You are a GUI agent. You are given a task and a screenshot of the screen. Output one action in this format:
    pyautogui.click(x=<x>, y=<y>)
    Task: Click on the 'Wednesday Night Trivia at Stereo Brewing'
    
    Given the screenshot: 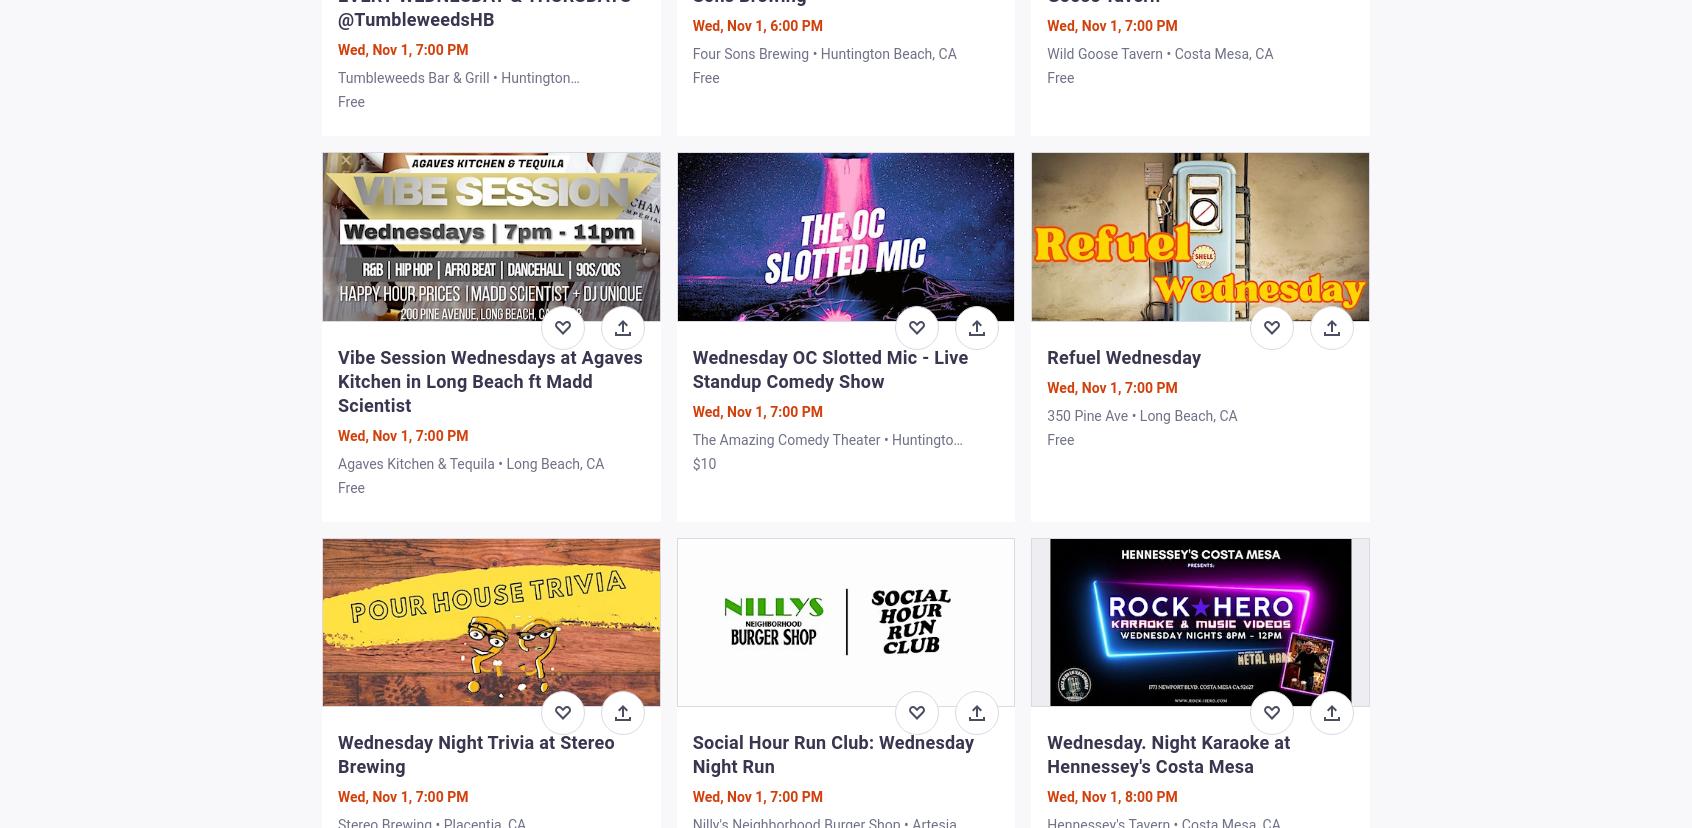 What is the action you would take?
    pyautogui.click(x=474, y=752)
    